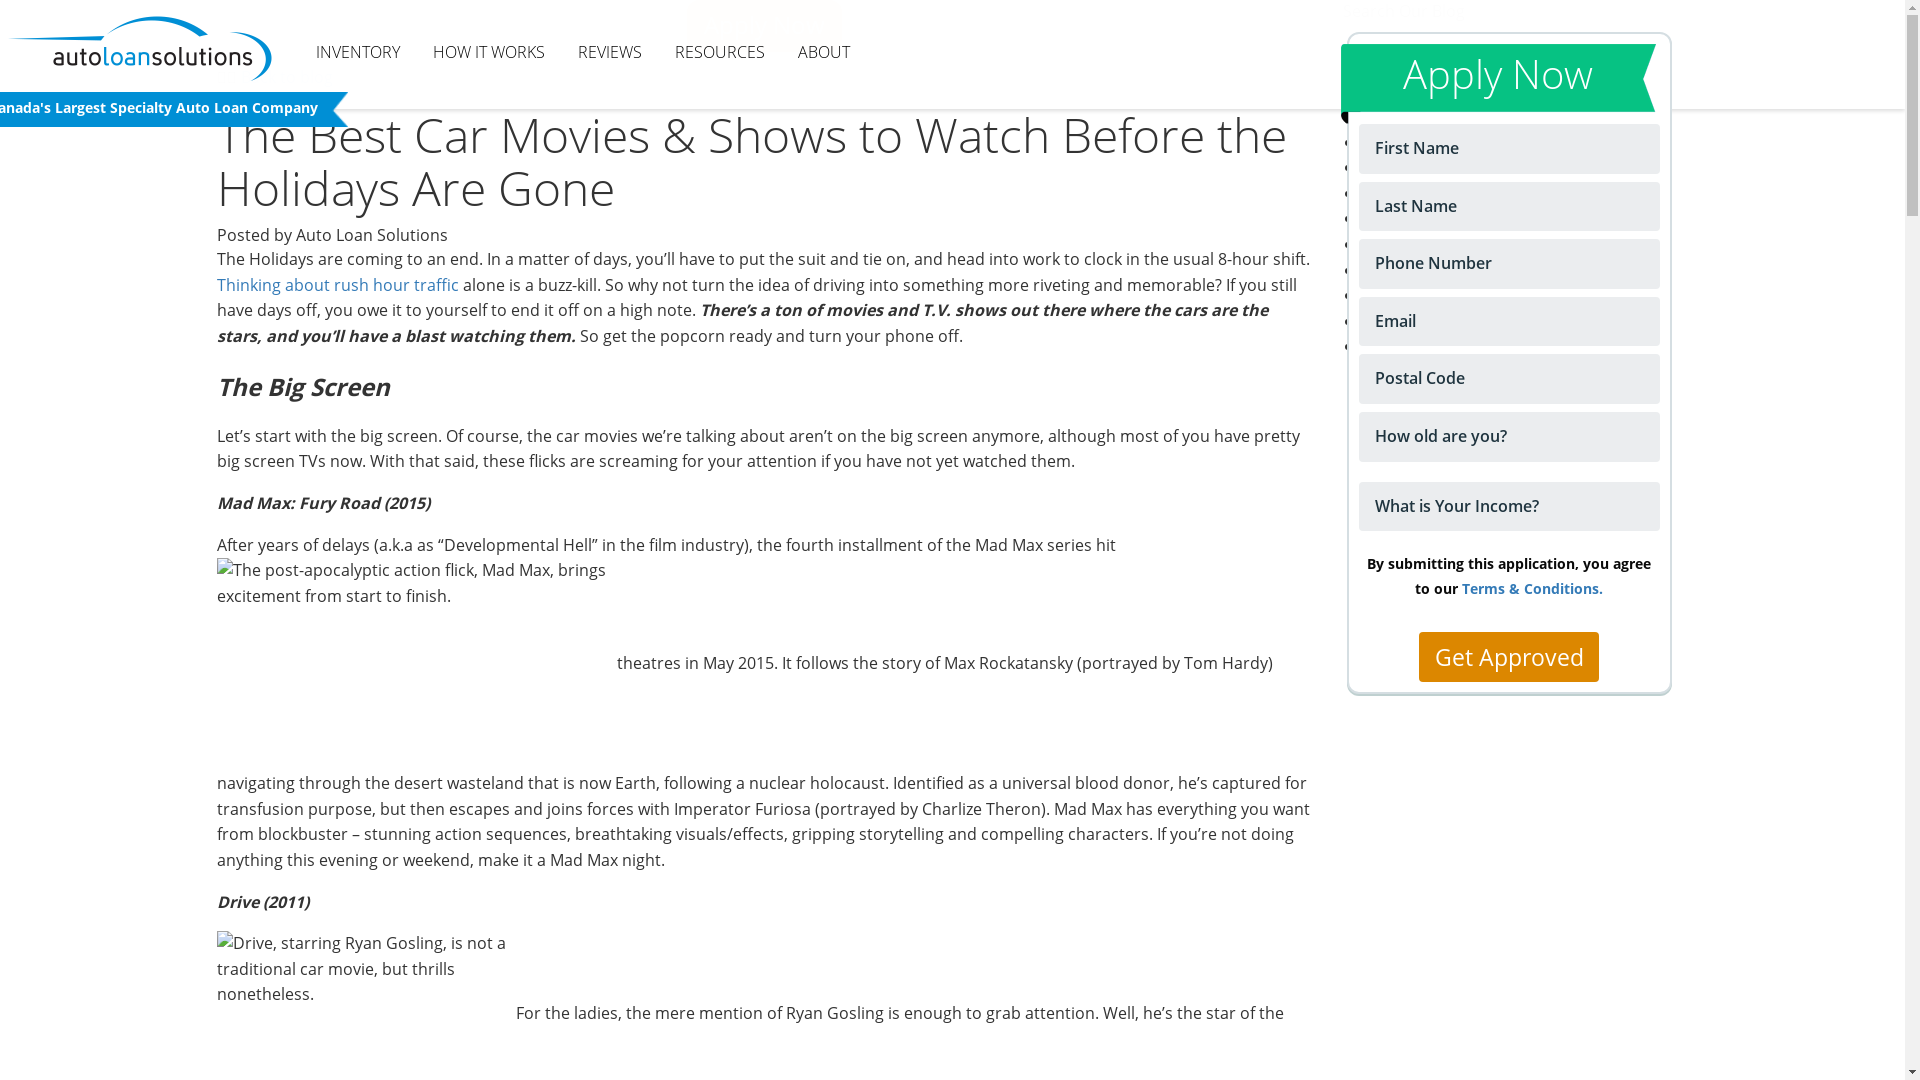 This screenshot has height=1080, width=1920. I want to click on 'RESOURCES', so click(720, 52).